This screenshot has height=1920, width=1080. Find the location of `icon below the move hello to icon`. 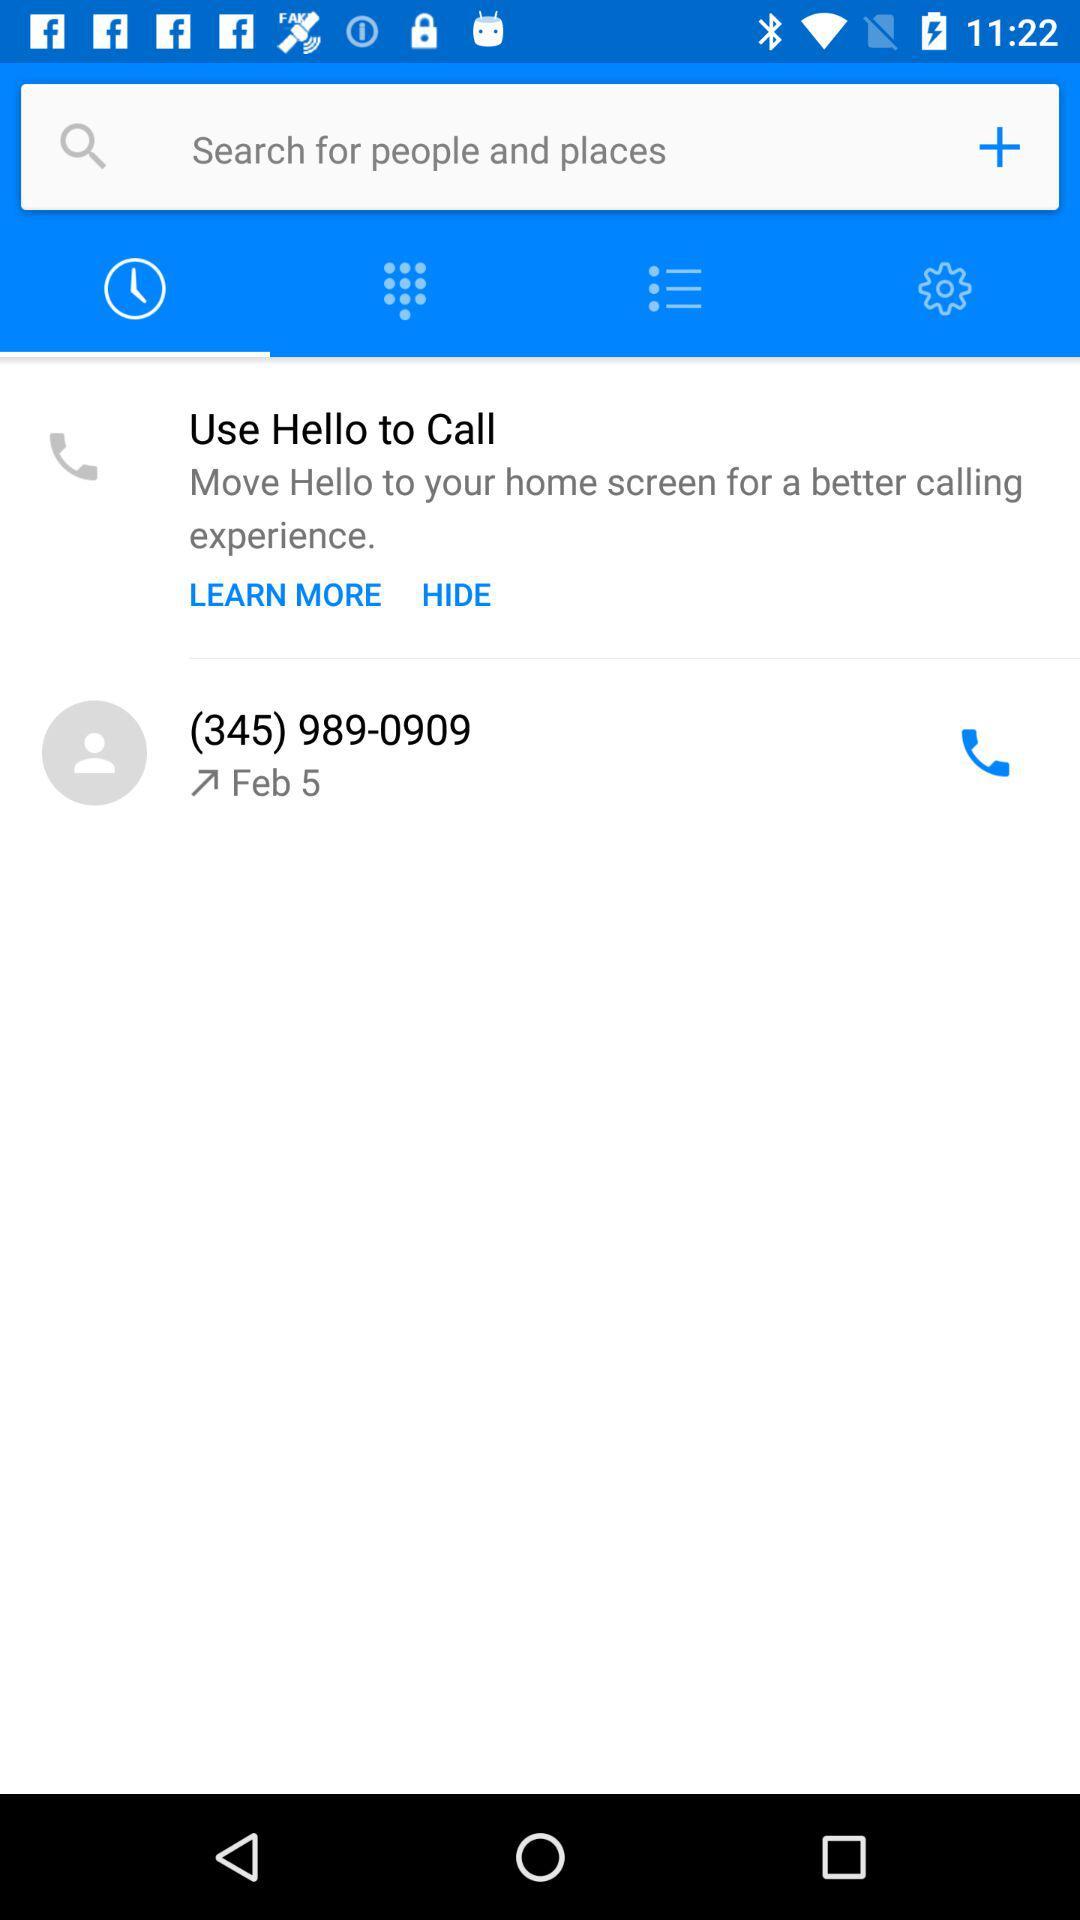

icon below the move hello to icon is located at coordinates (456, 592).